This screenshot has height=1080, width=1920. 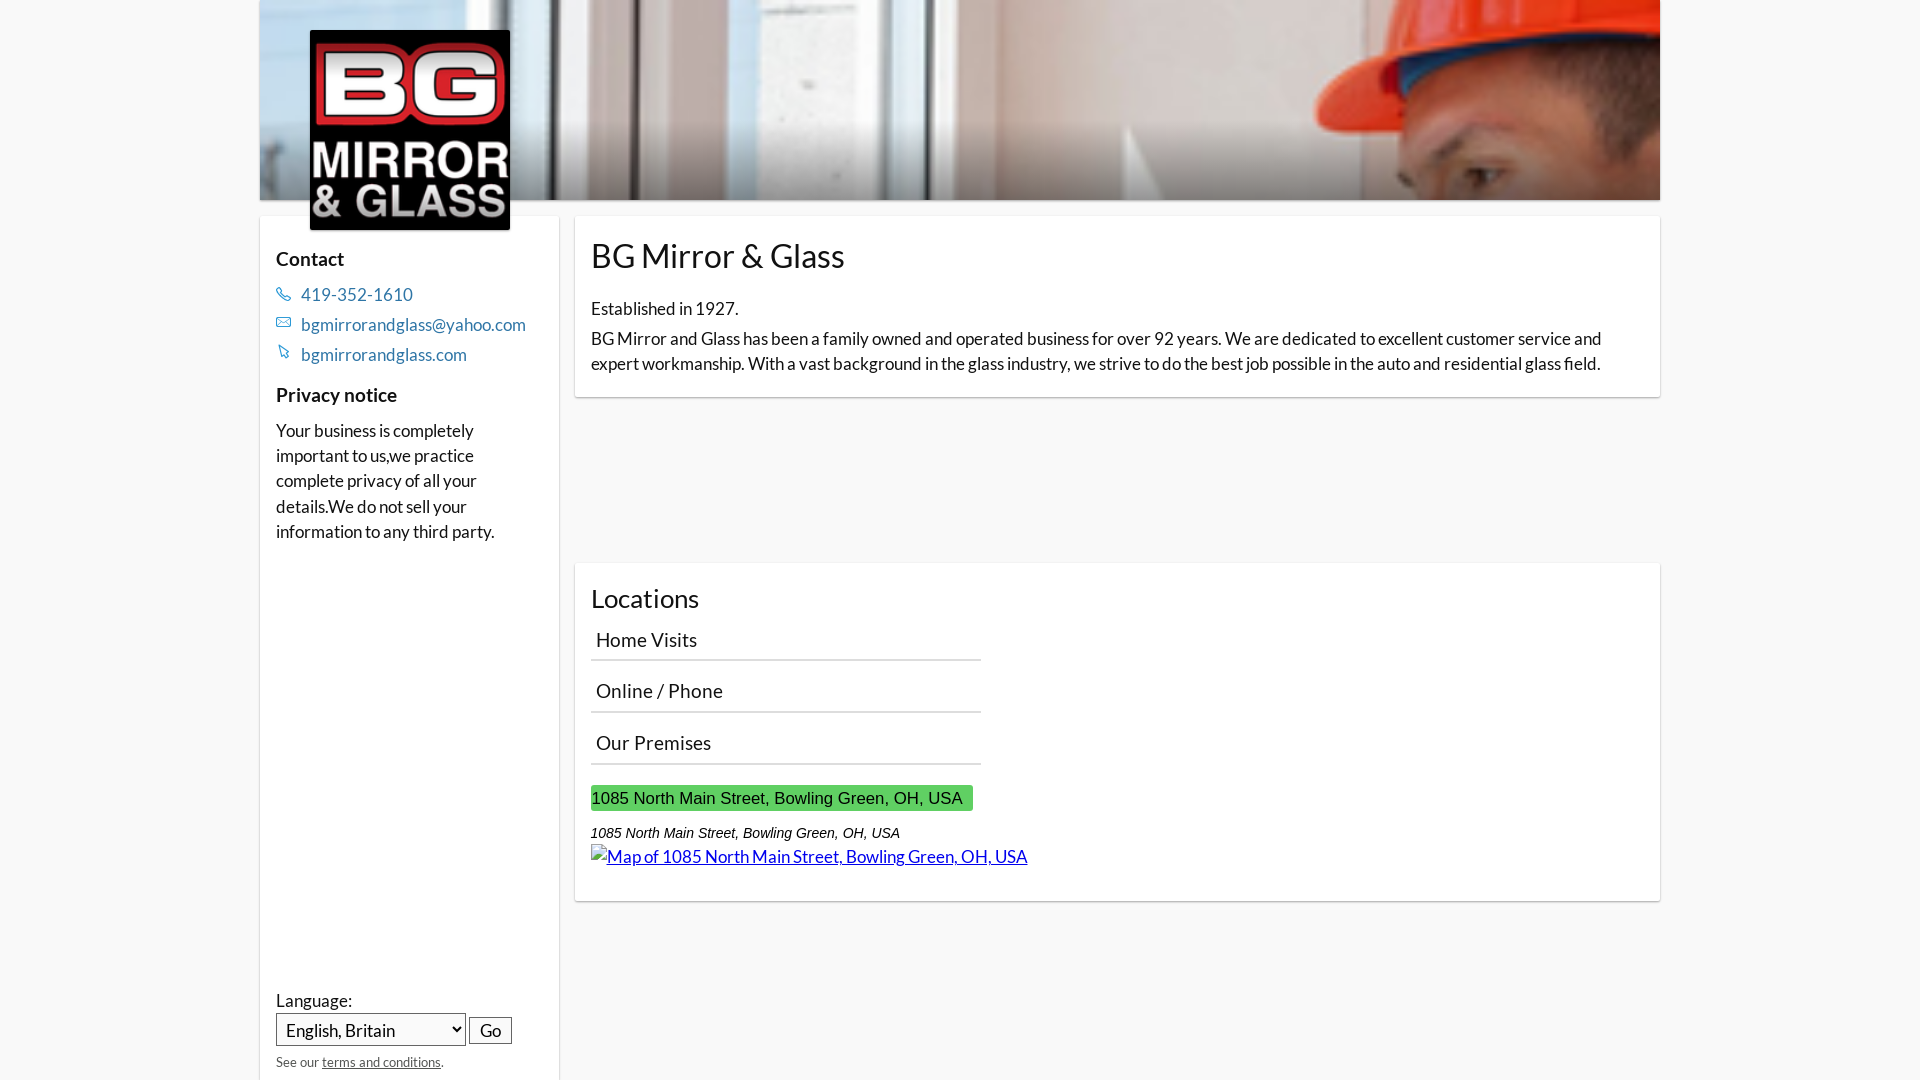 I want to click on 'bgmirrorandglass.com', so click(x=421, y=353).